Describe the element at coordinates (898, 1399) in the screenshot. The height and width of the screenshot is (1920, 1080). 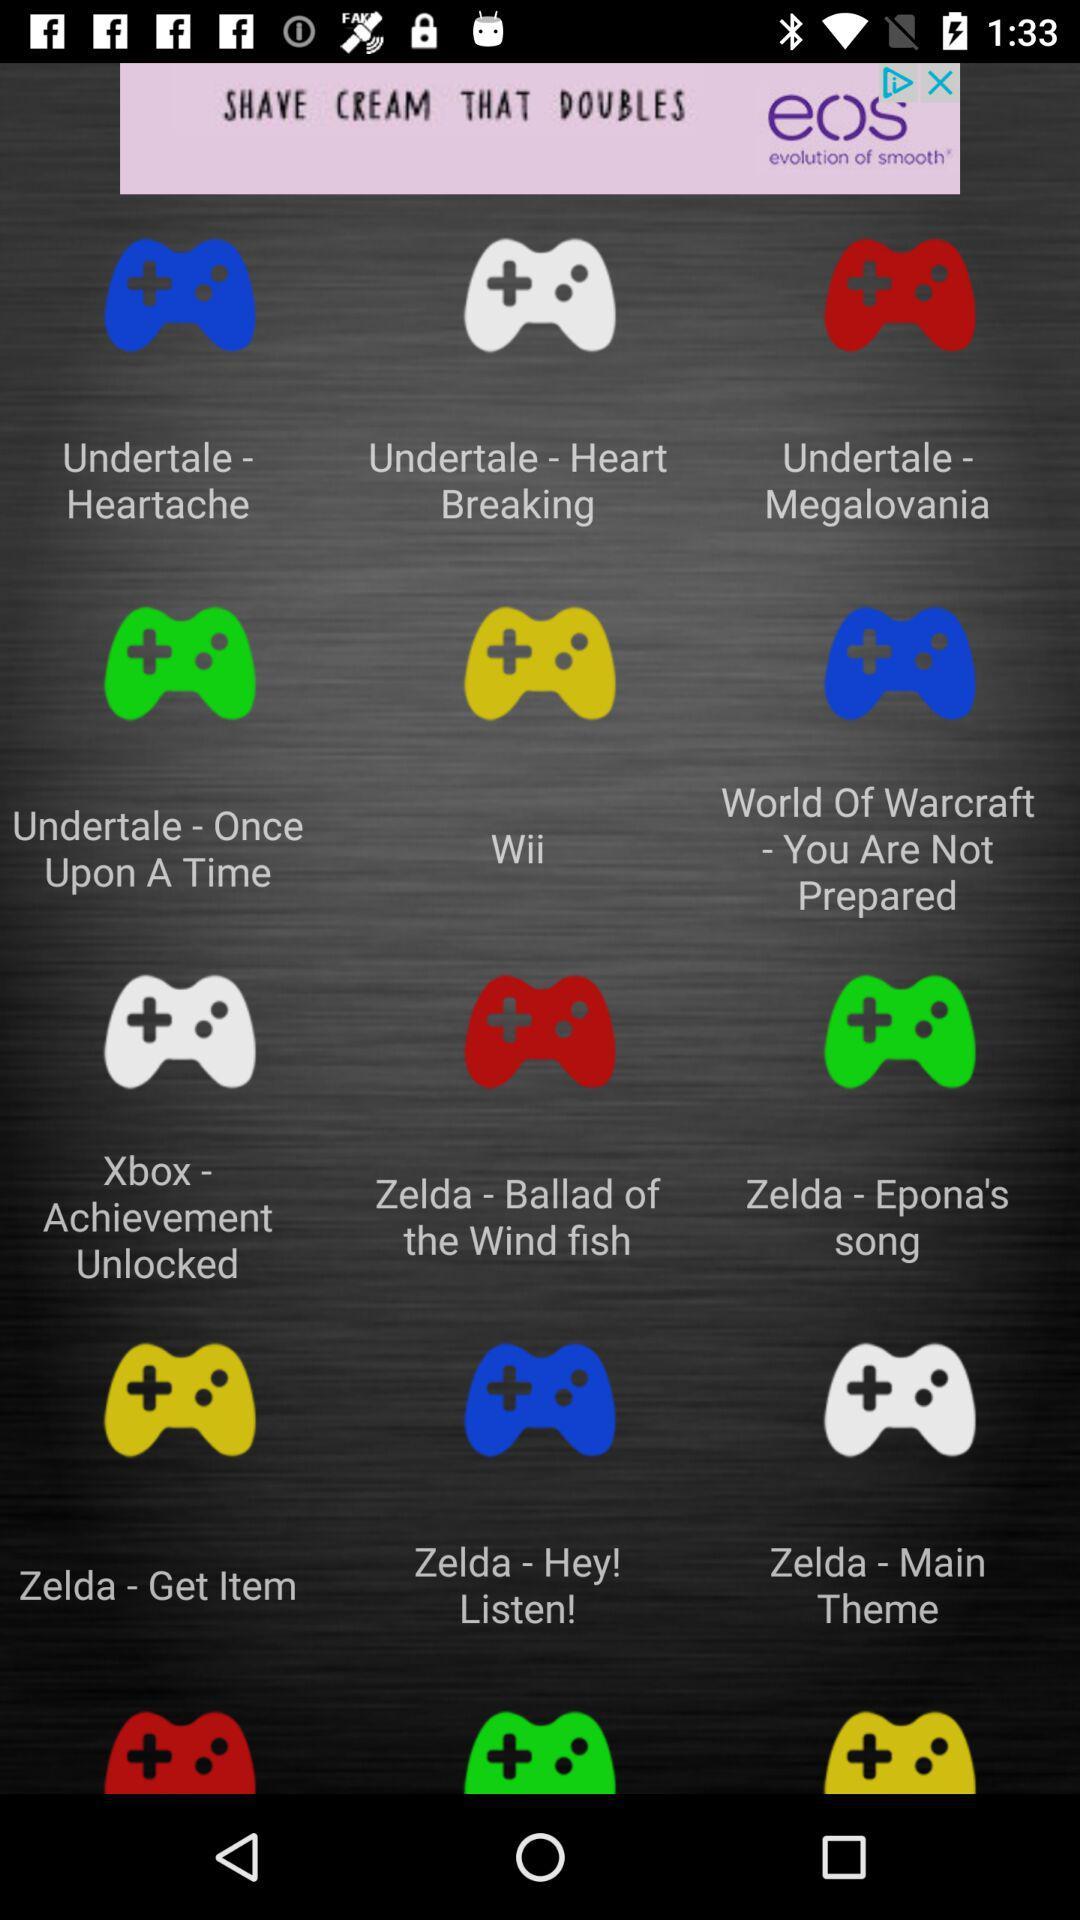
I see `zelda-main theme for video games` at that location.